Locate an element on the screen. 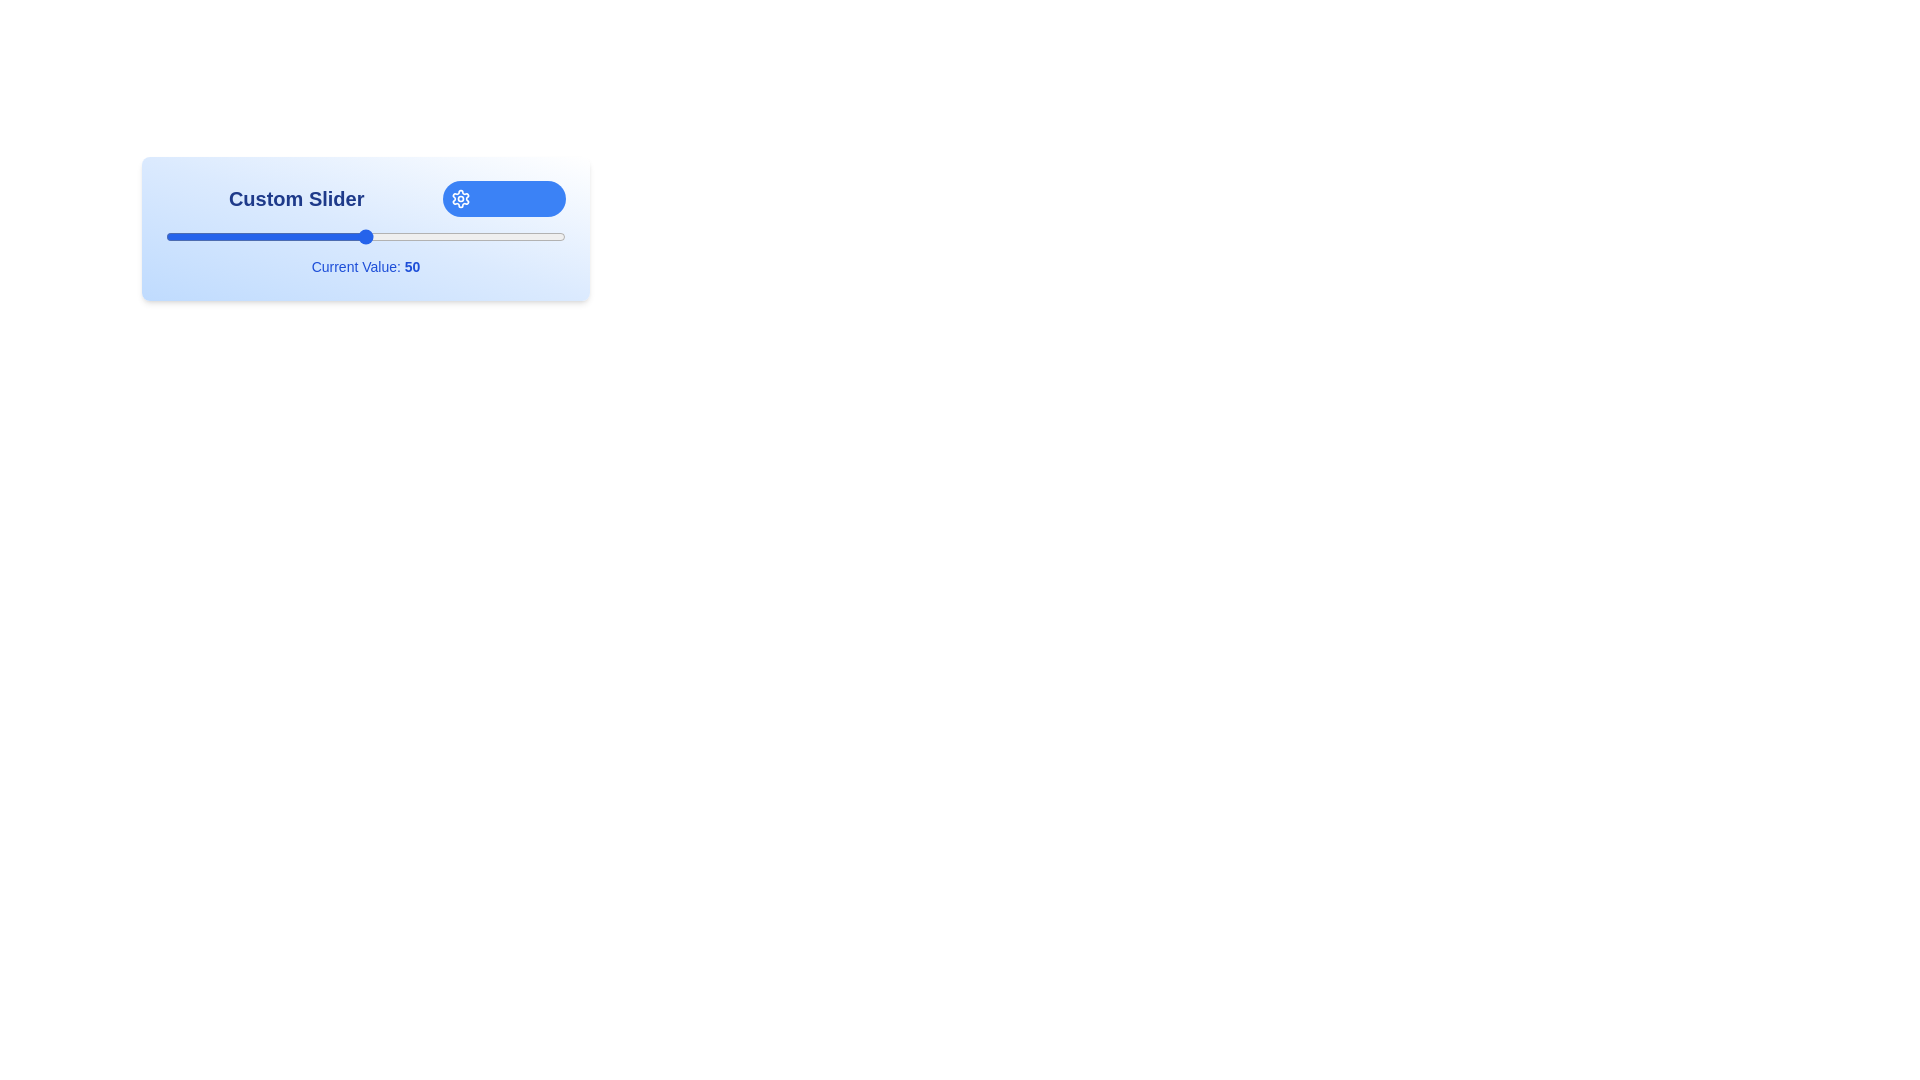  the slider's value is located at coordinates (553, 235).